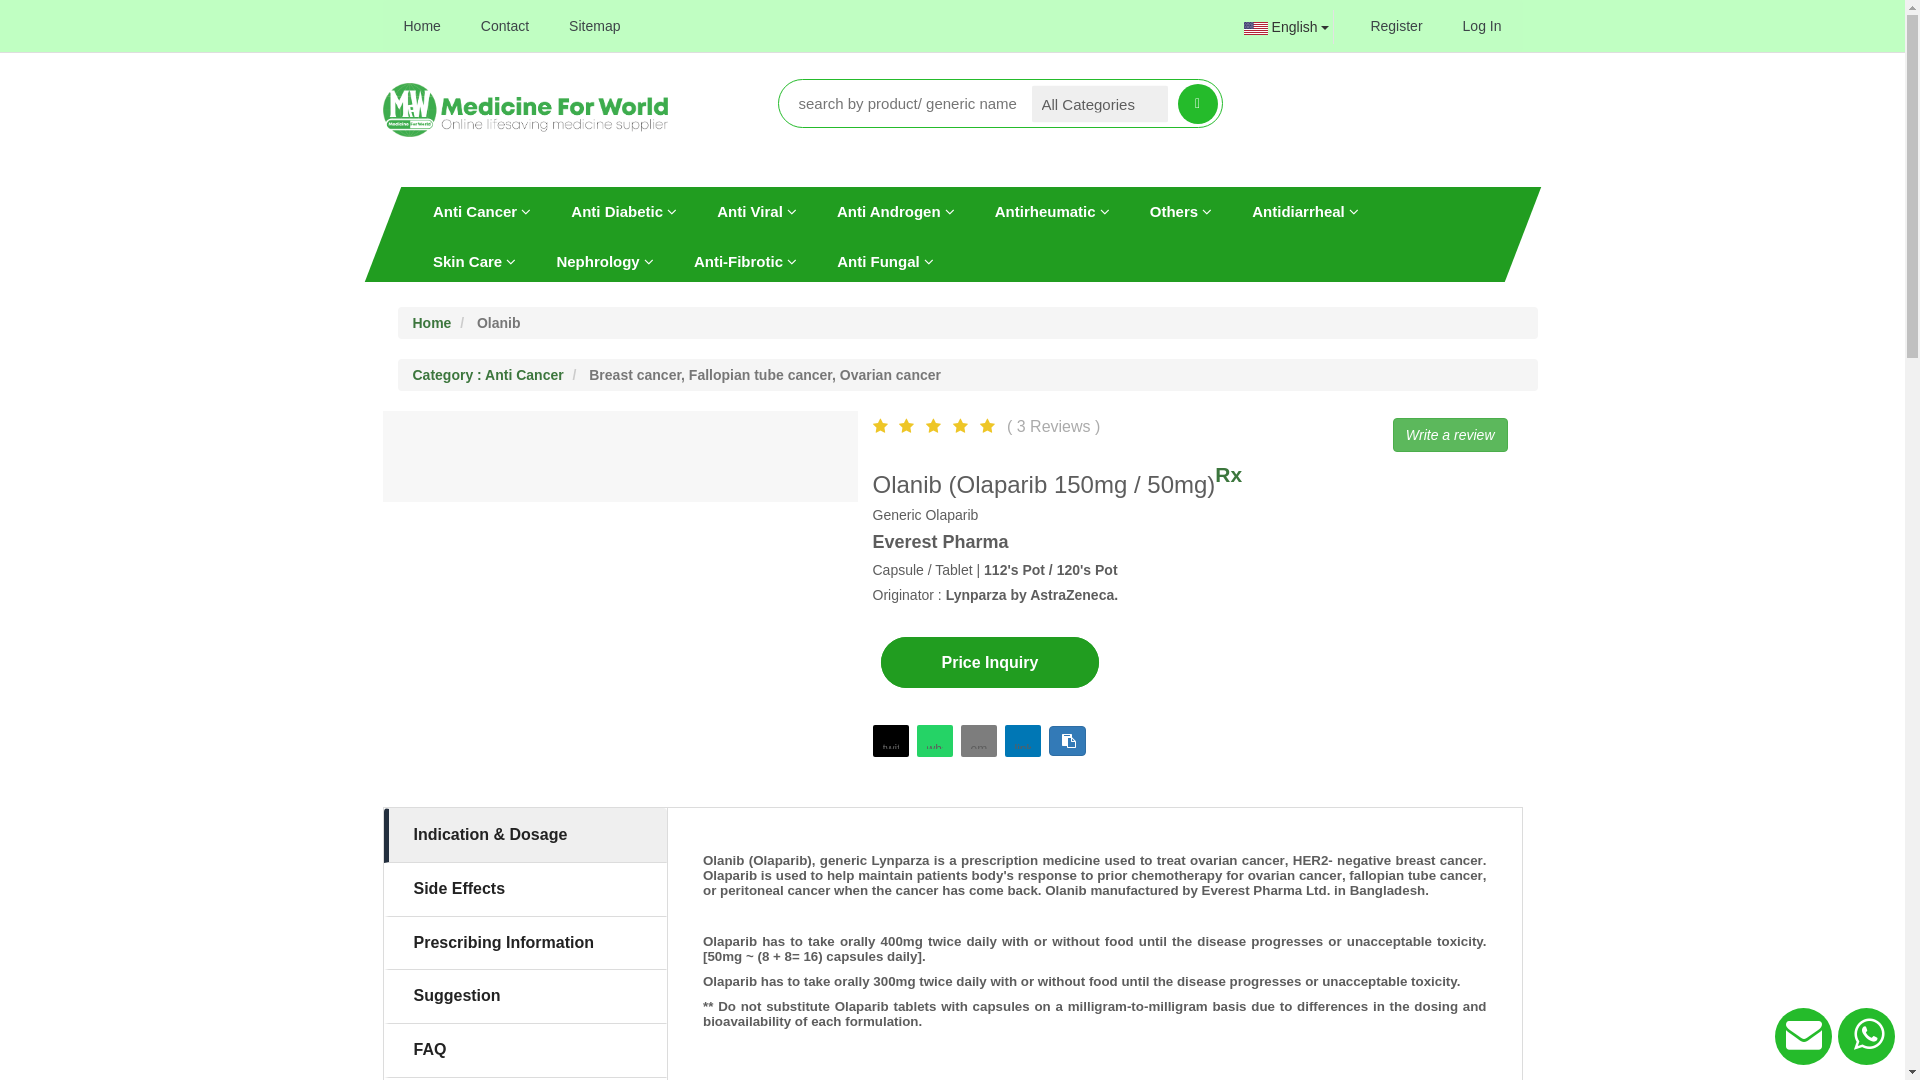 The height and width of the screenshot is (1080, 1920). I want to click on 'Anti Diabetic', so click(551, 211).